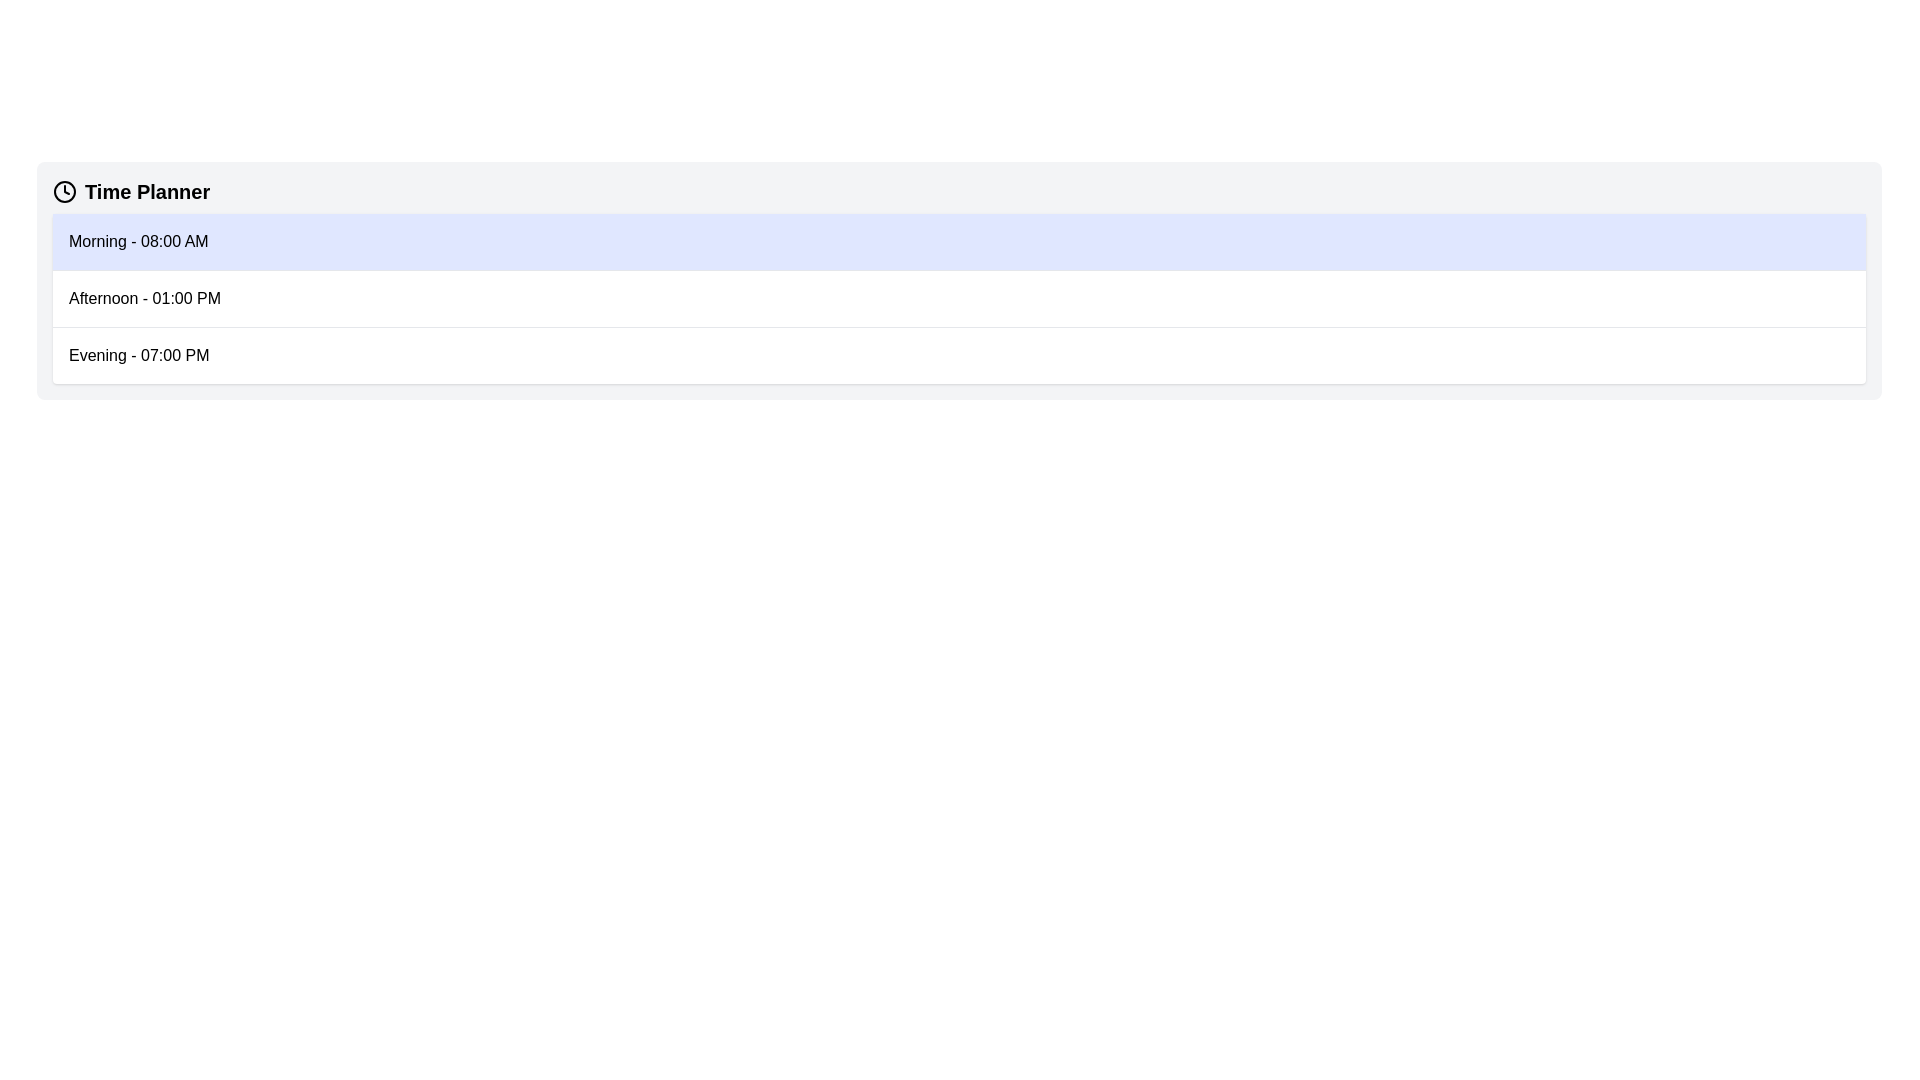  What do you see at coordinates (958, 241) in the screenshot?
I see `the selectable list item labeled 'Morning - 08:00 AM'` at bounding box center [958, 241].